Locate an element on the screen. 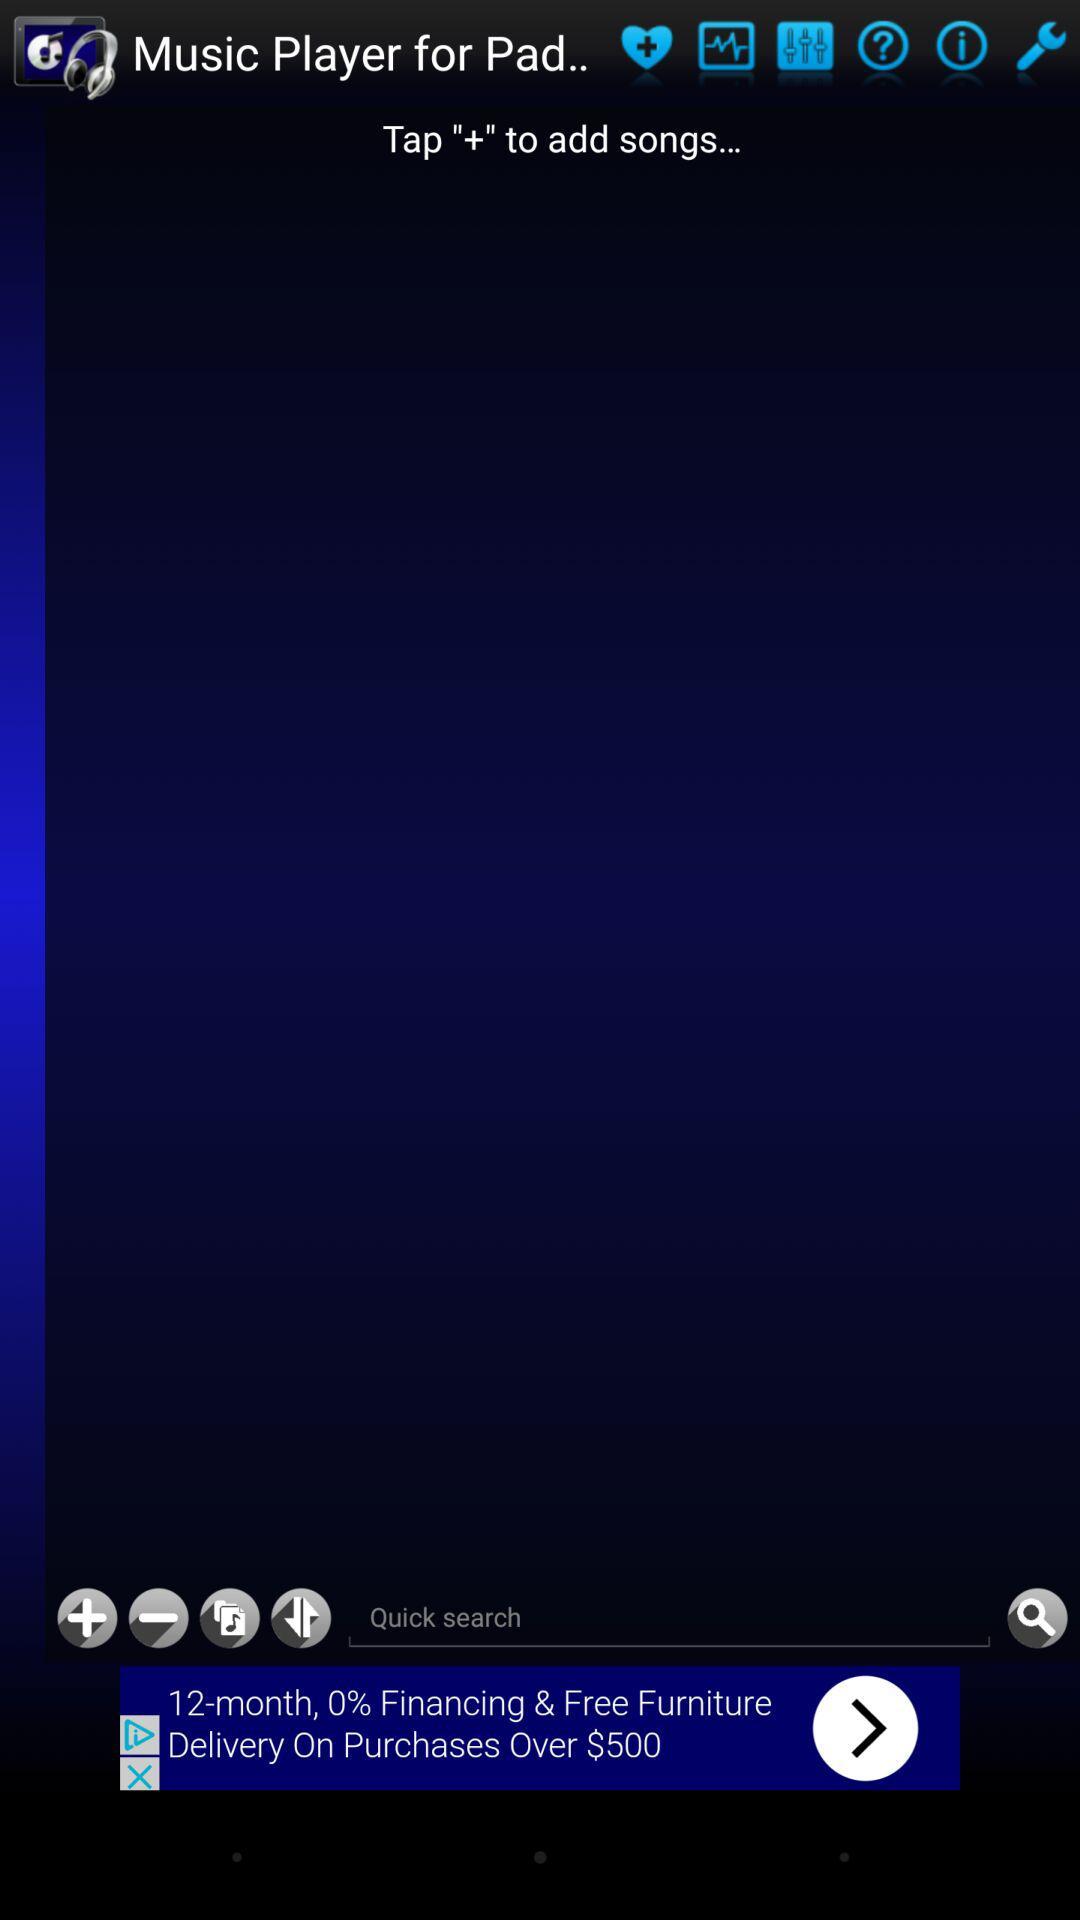 This screenshot has height=1920, width=1080. search button is located at coordinates (1036, 1618).